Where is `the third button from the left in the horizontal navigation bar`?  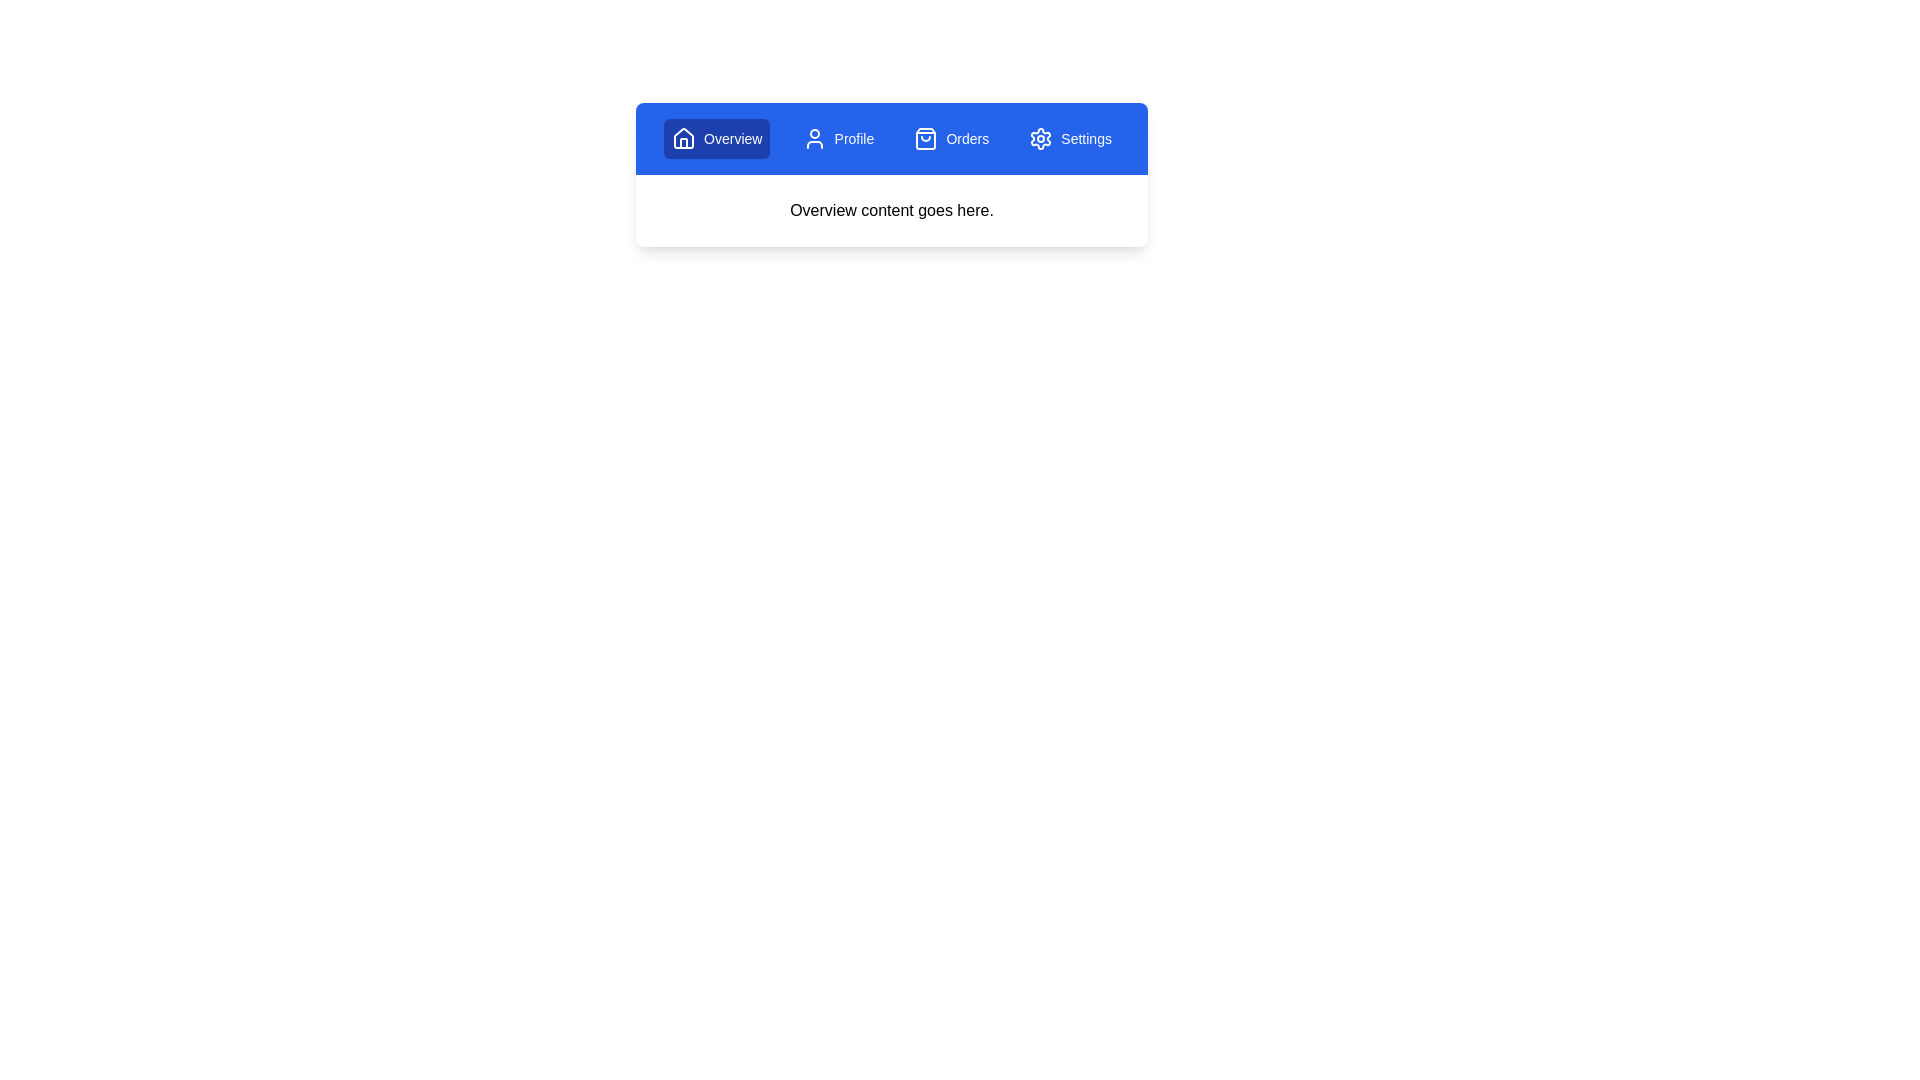 the third button from the left in the horizontal navigation bar is located at coordinates (950, 137).